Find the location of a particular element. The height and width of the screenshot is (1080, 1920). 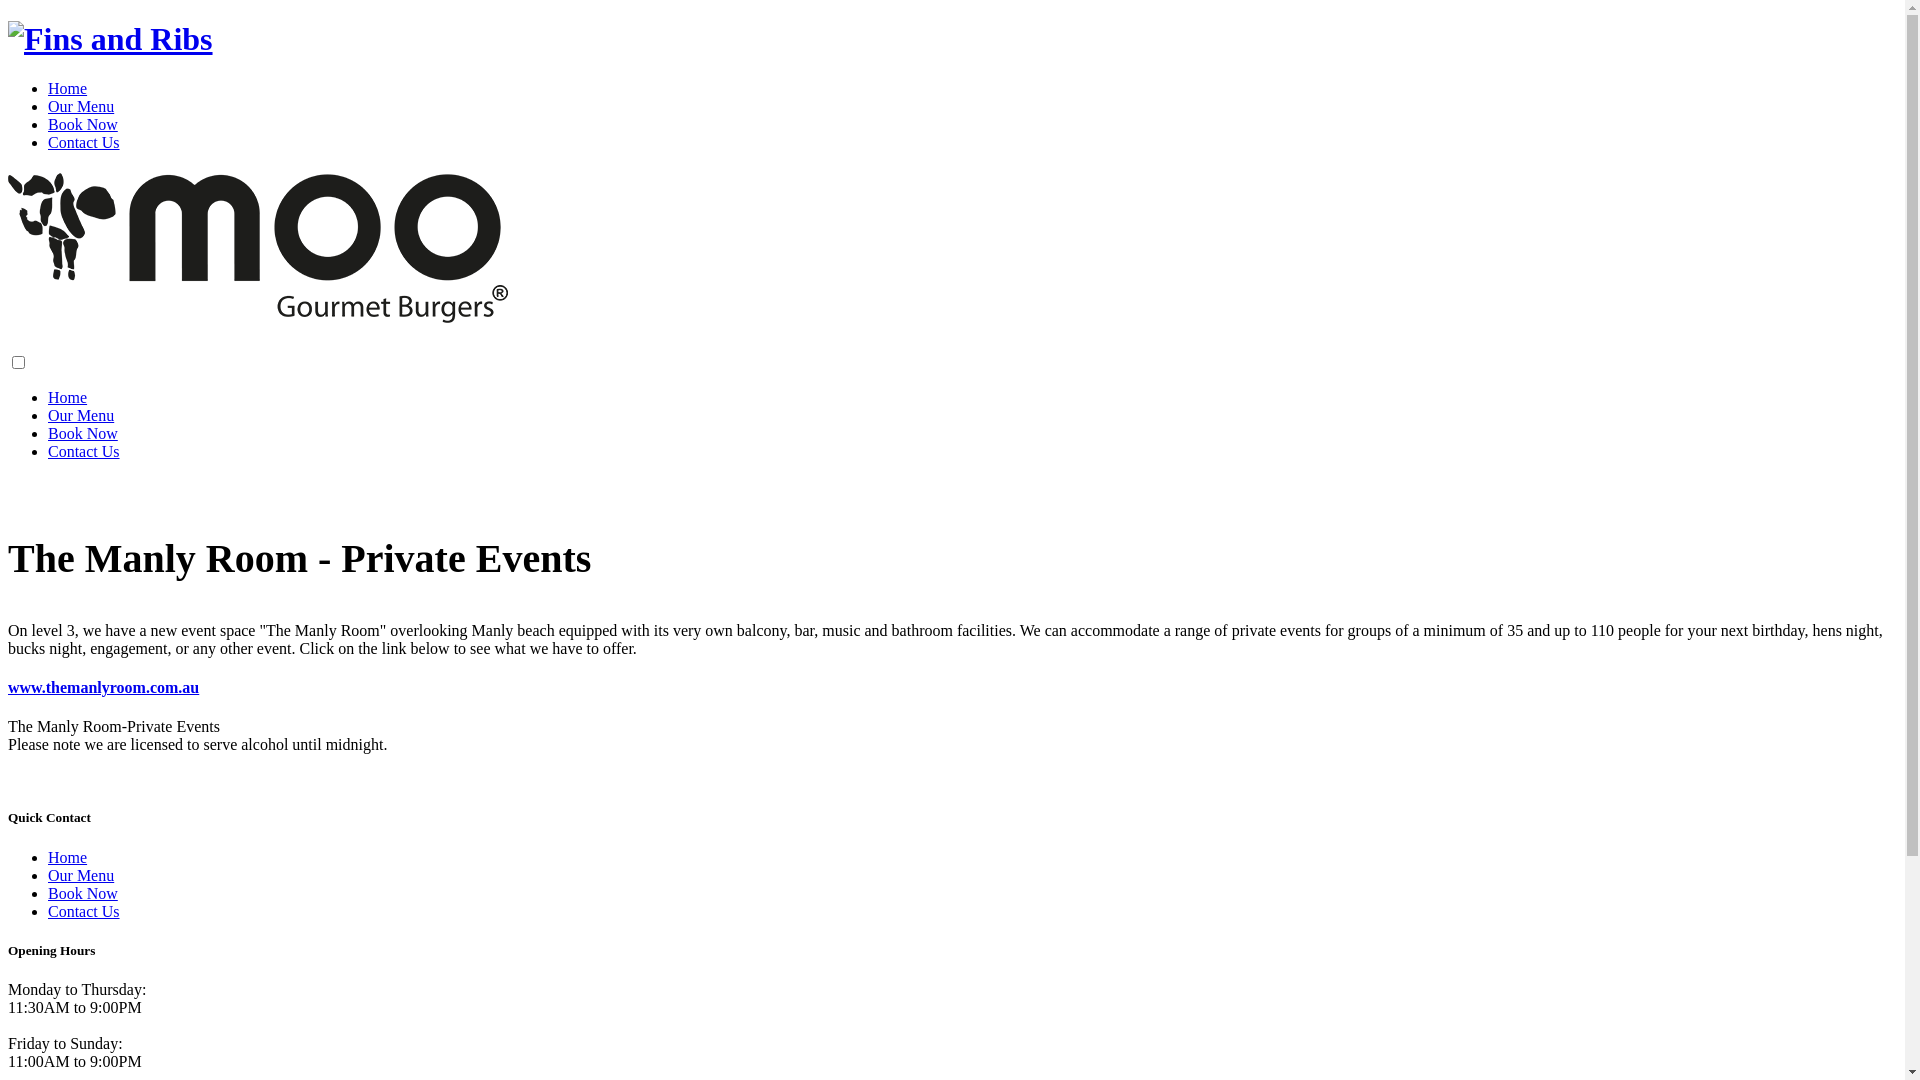

'Our Menu' is located at coordinates (80, 414).